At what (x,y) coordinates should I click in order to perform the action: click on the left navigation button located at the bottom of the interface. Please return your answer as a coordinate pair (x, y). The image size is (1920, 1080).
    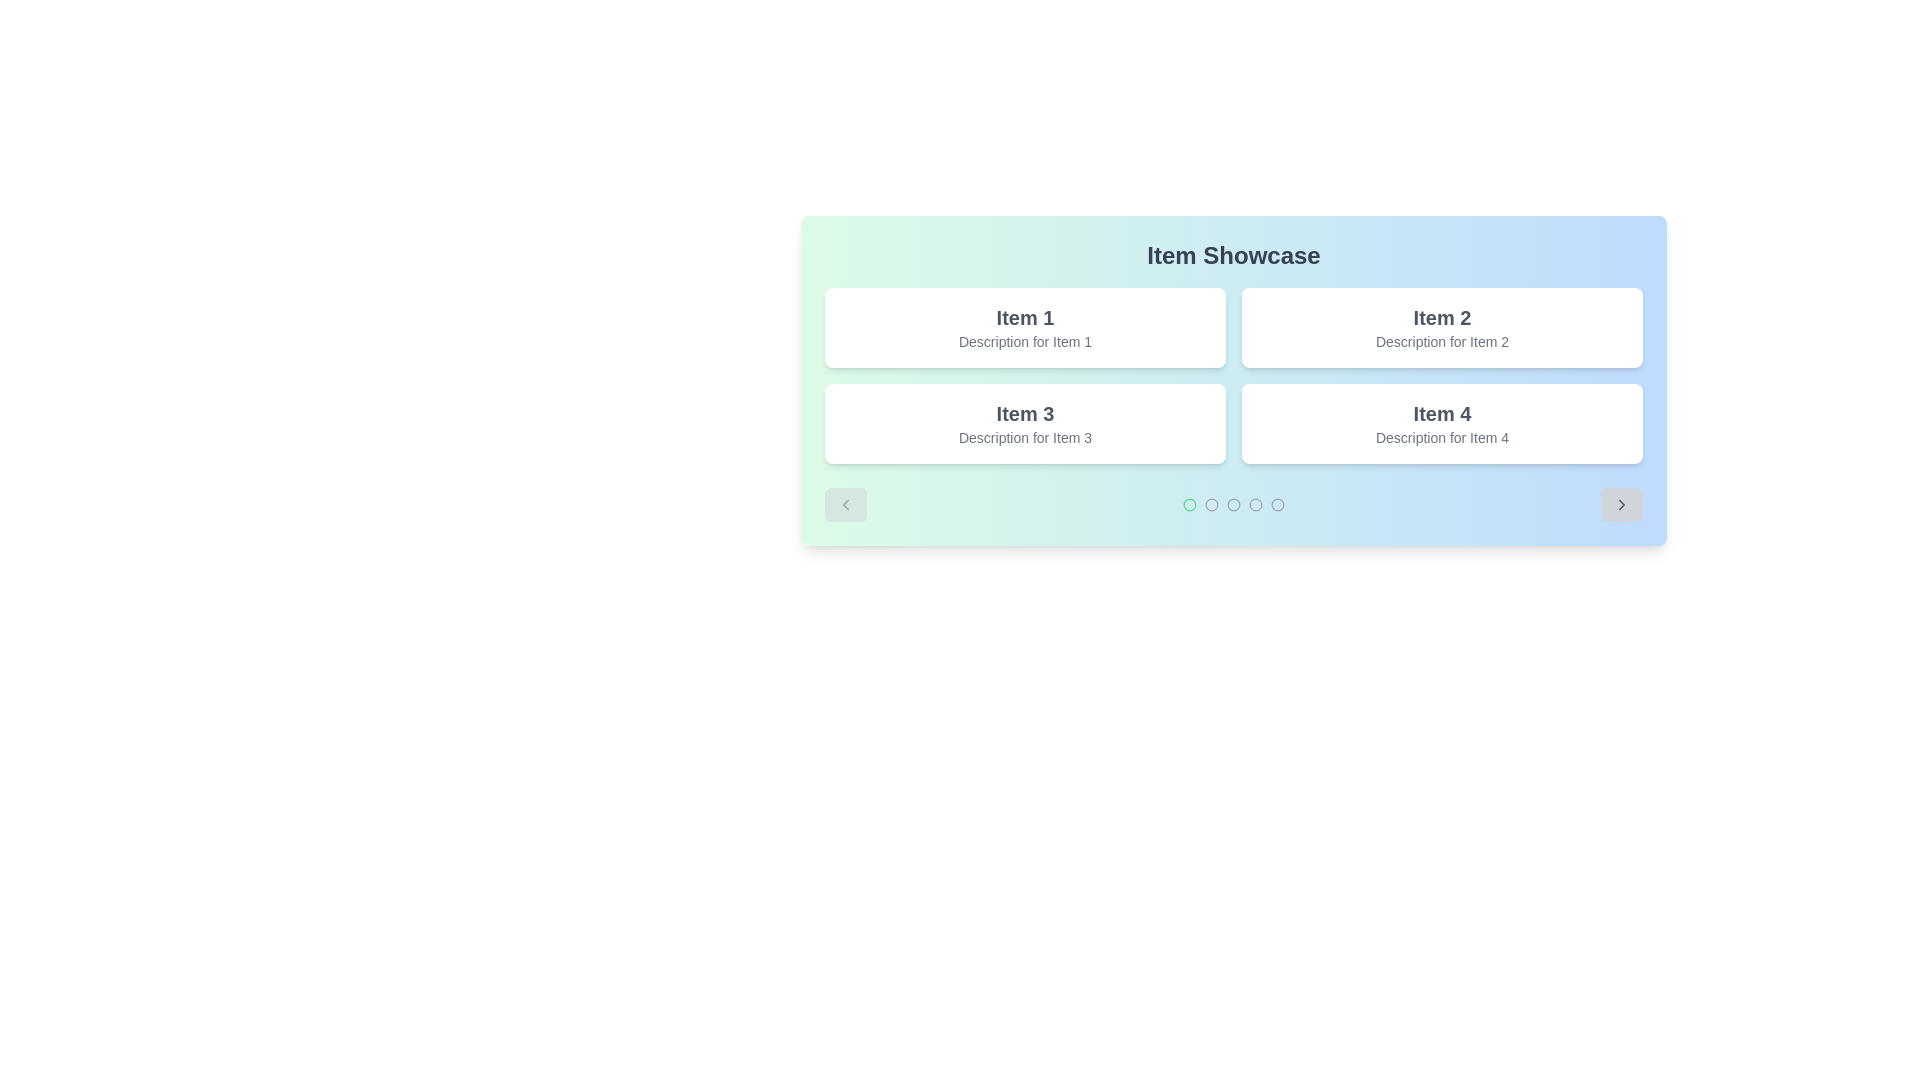
    Looking at the image, I should click on (845, 504).